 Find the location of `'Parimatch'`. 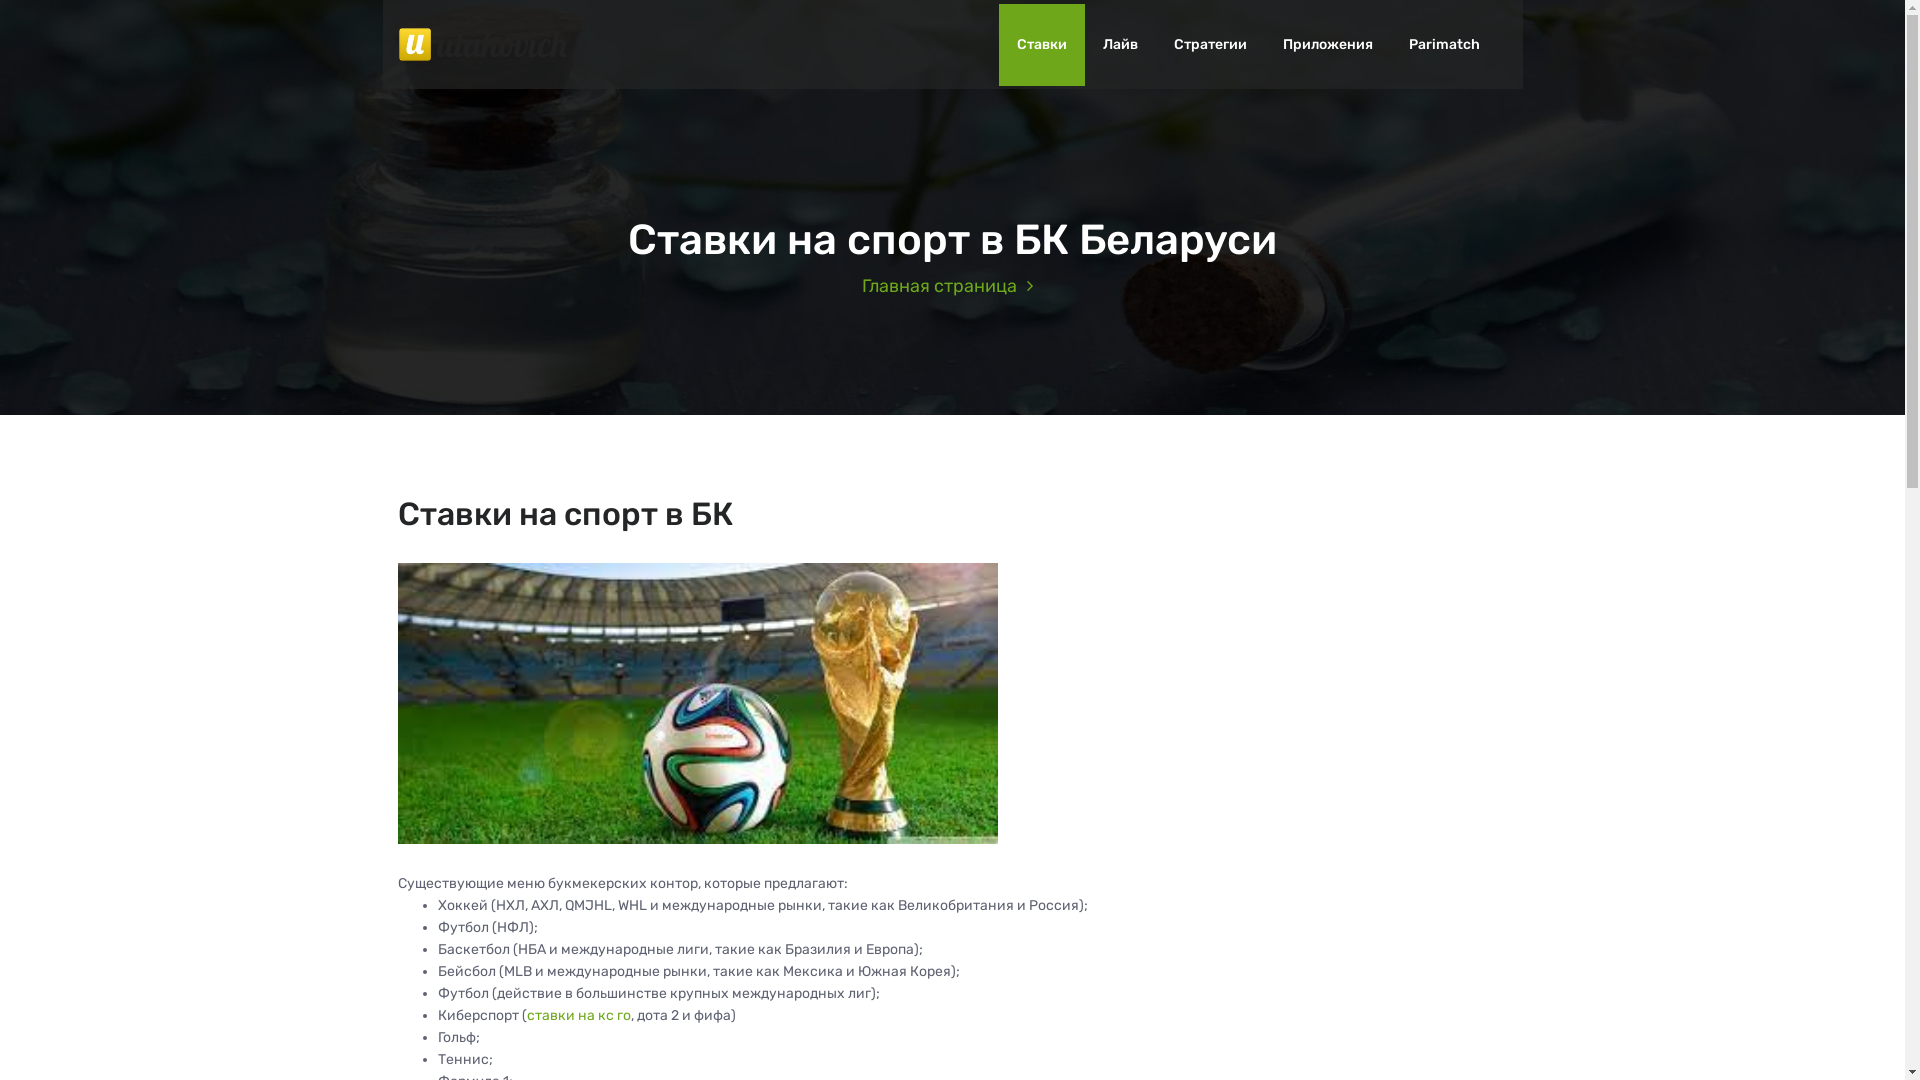

'Parimatch' is located at coordinates (1443, 45).